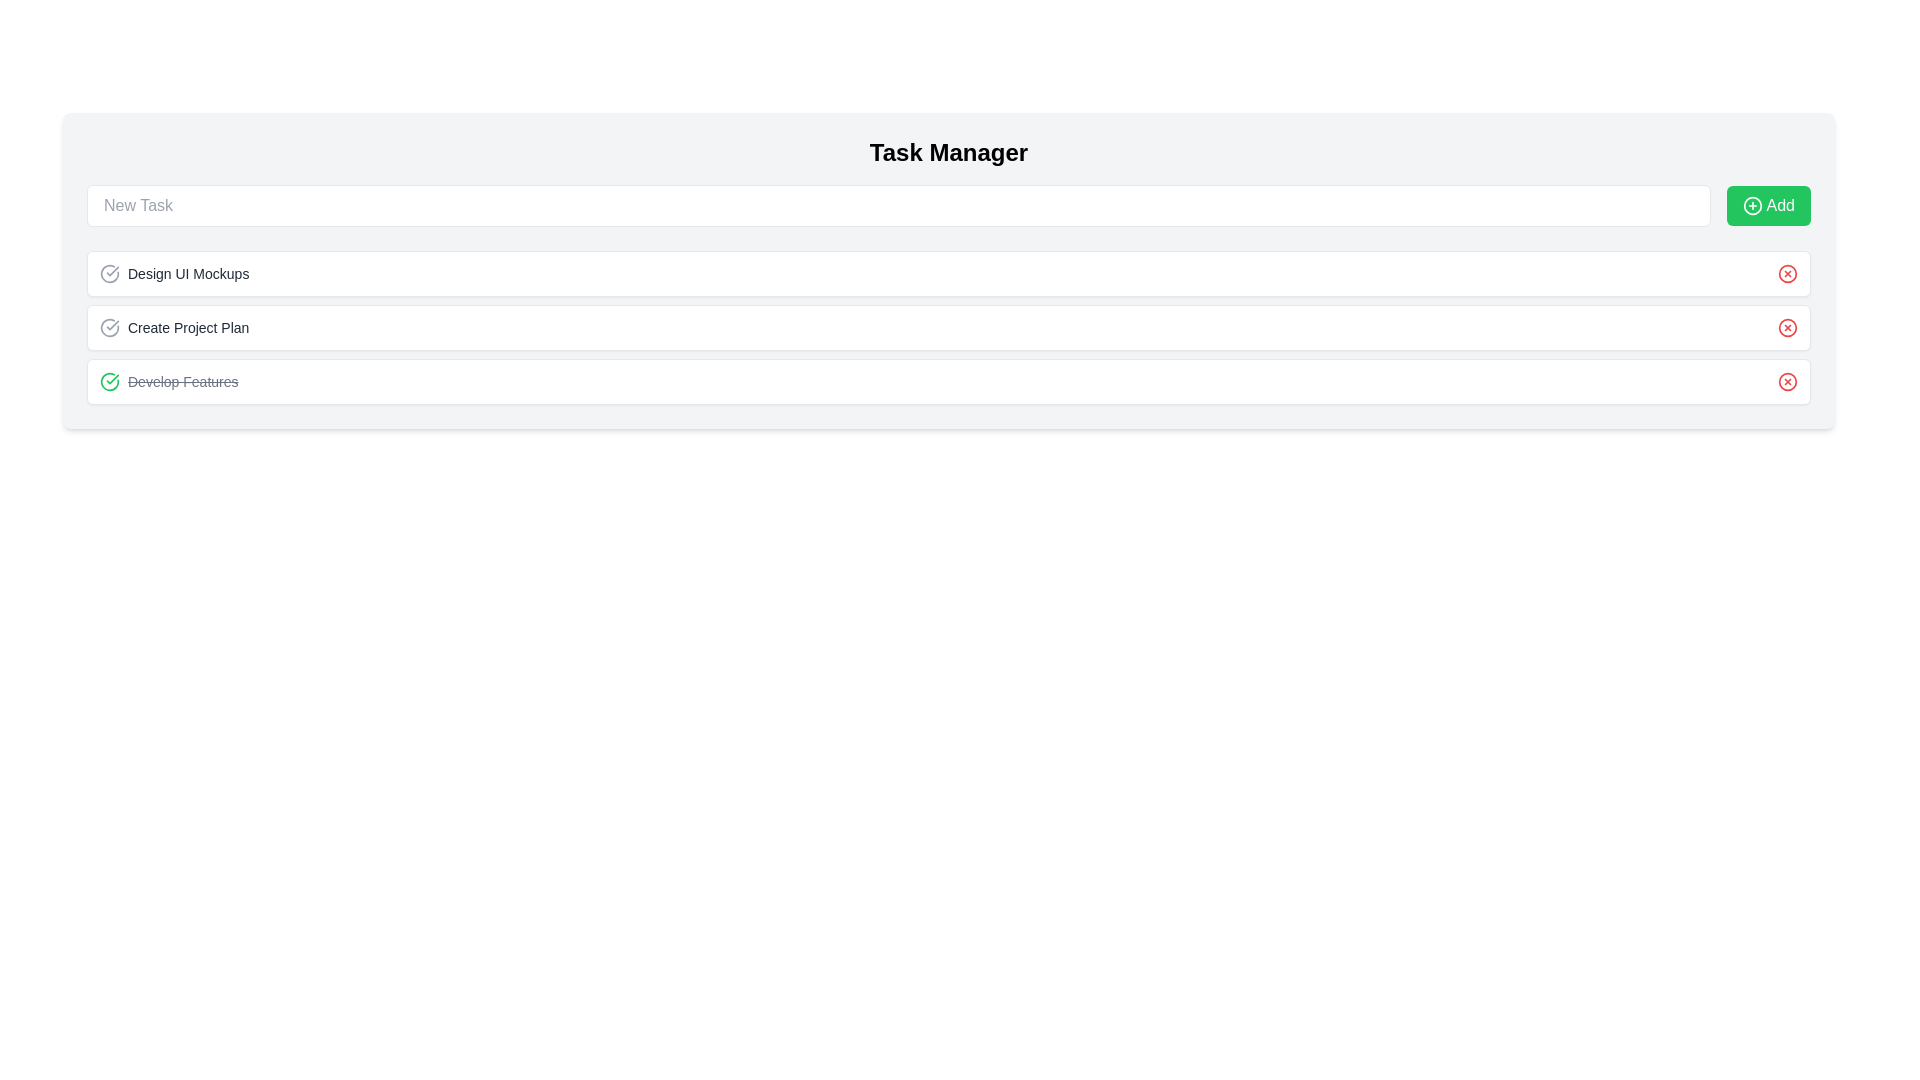 This screenshot has width=1920, height=1080. Describe the element at coordinates (1788, 381) in the screenshot. I see `the delete icon button located at the far-right of the 'Develop Features' task entry` at that location.